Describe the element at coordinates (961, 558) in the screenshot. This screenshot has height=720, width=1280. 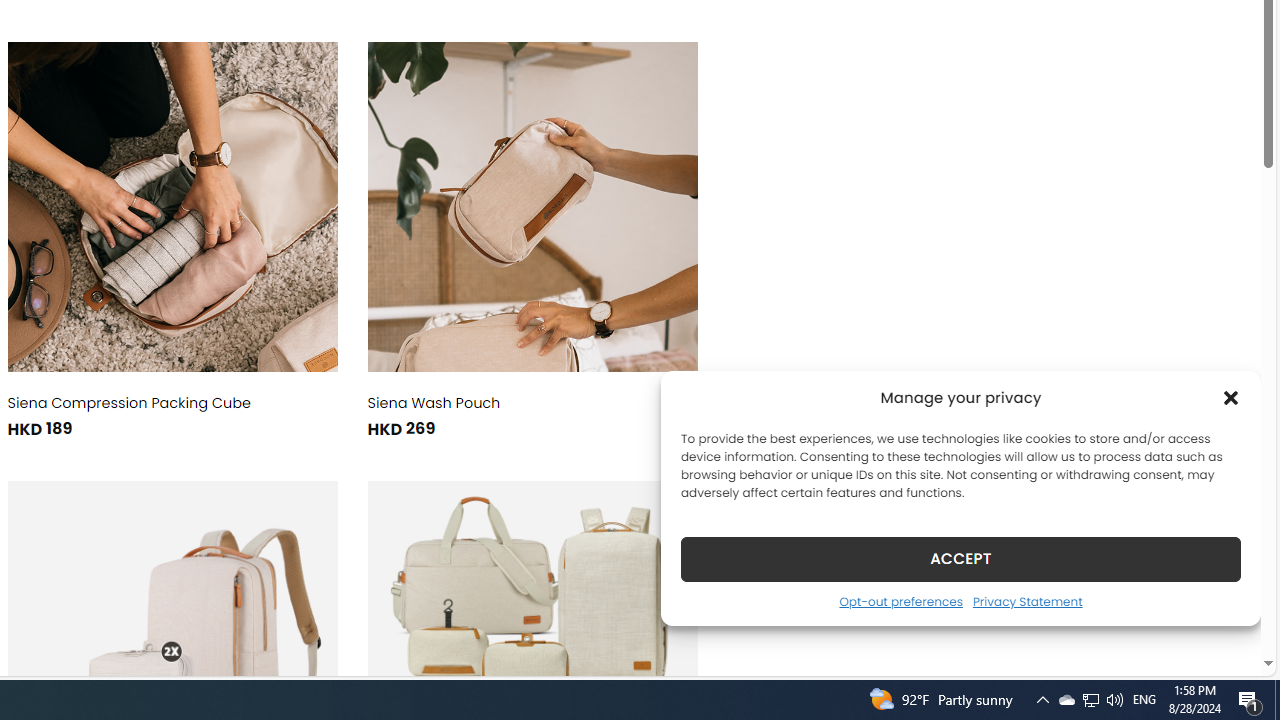
I see `'ACCEPT'` at that location.